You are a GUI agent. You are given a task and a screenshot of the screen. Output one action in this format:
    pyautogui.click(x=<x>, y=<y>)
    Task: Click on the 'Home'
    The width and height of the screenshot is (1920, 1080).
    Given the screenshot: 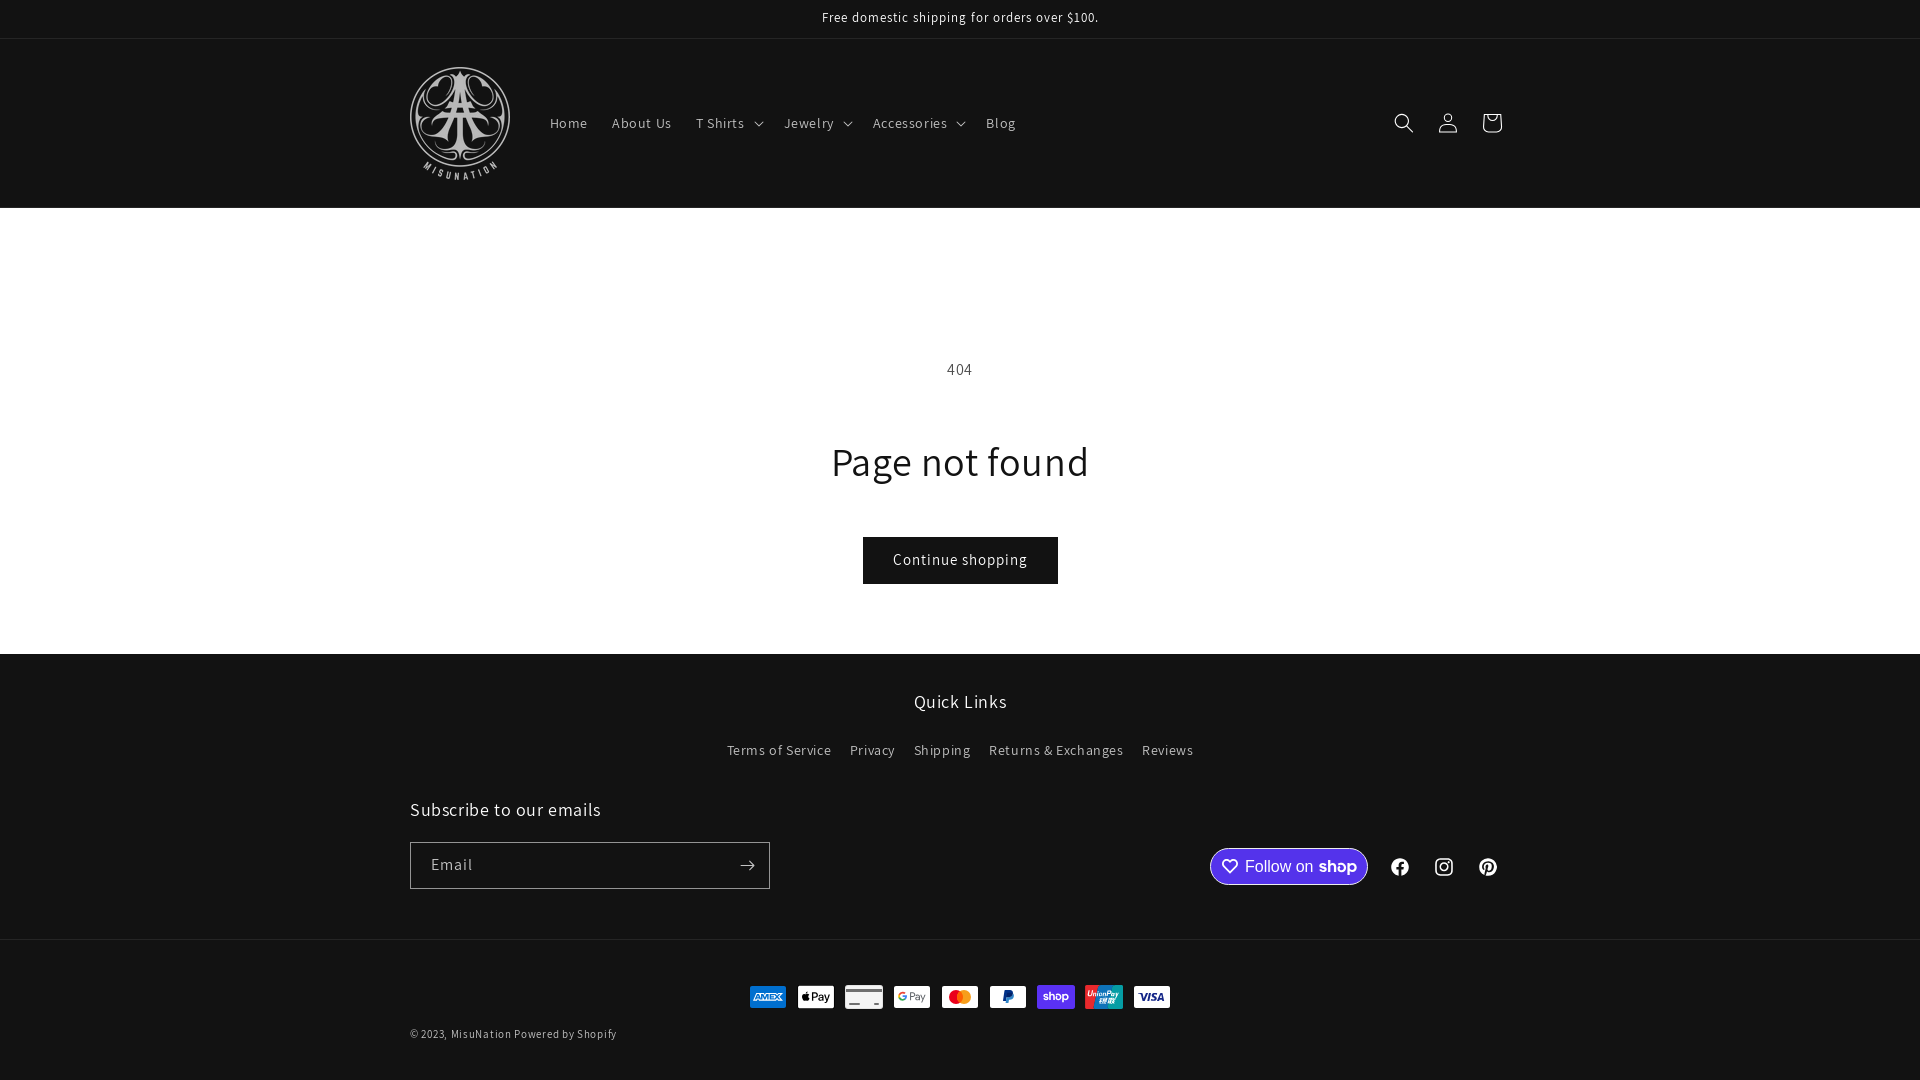 What is the action you would take?
    pyautogui.click(x=537, y=123)
    